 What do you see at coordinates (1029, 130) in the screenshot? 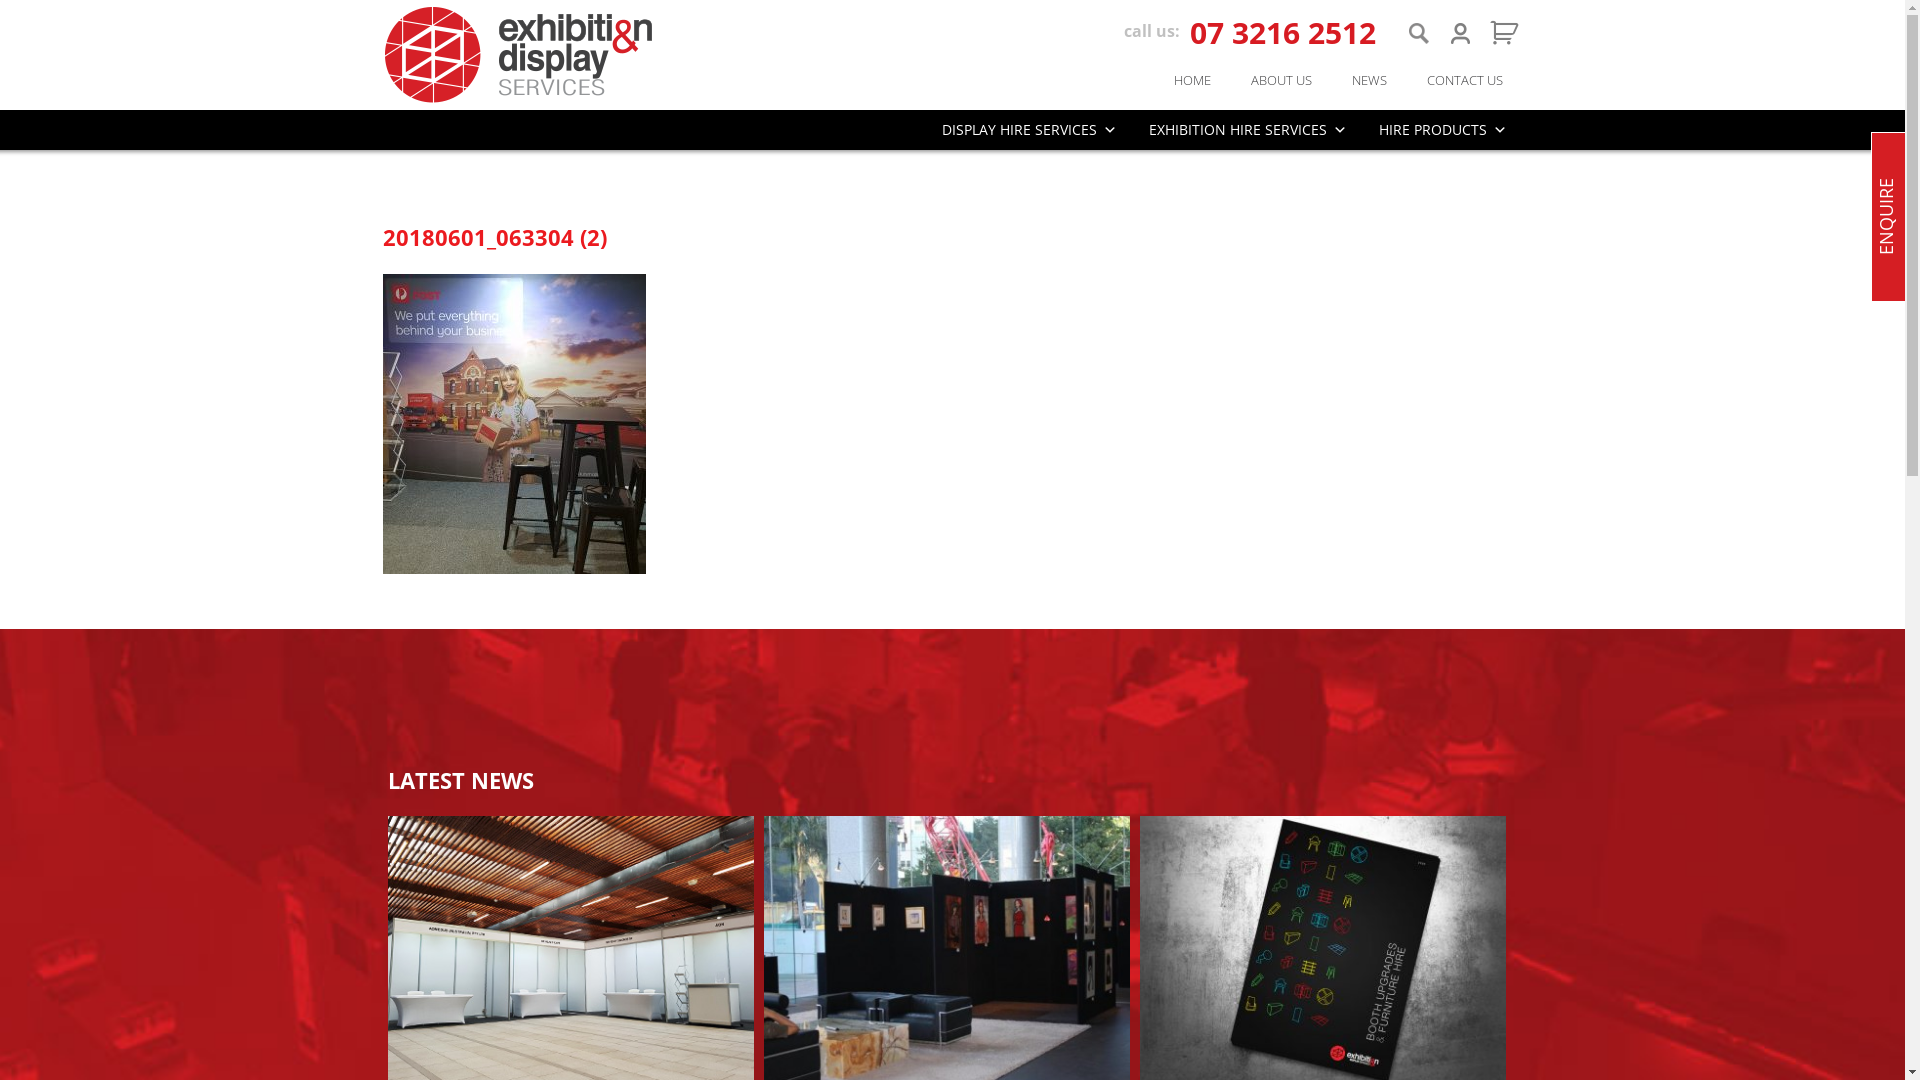
I see `'DISPLAY HIRE SERVICES'` at bounding box center [1029, 130].